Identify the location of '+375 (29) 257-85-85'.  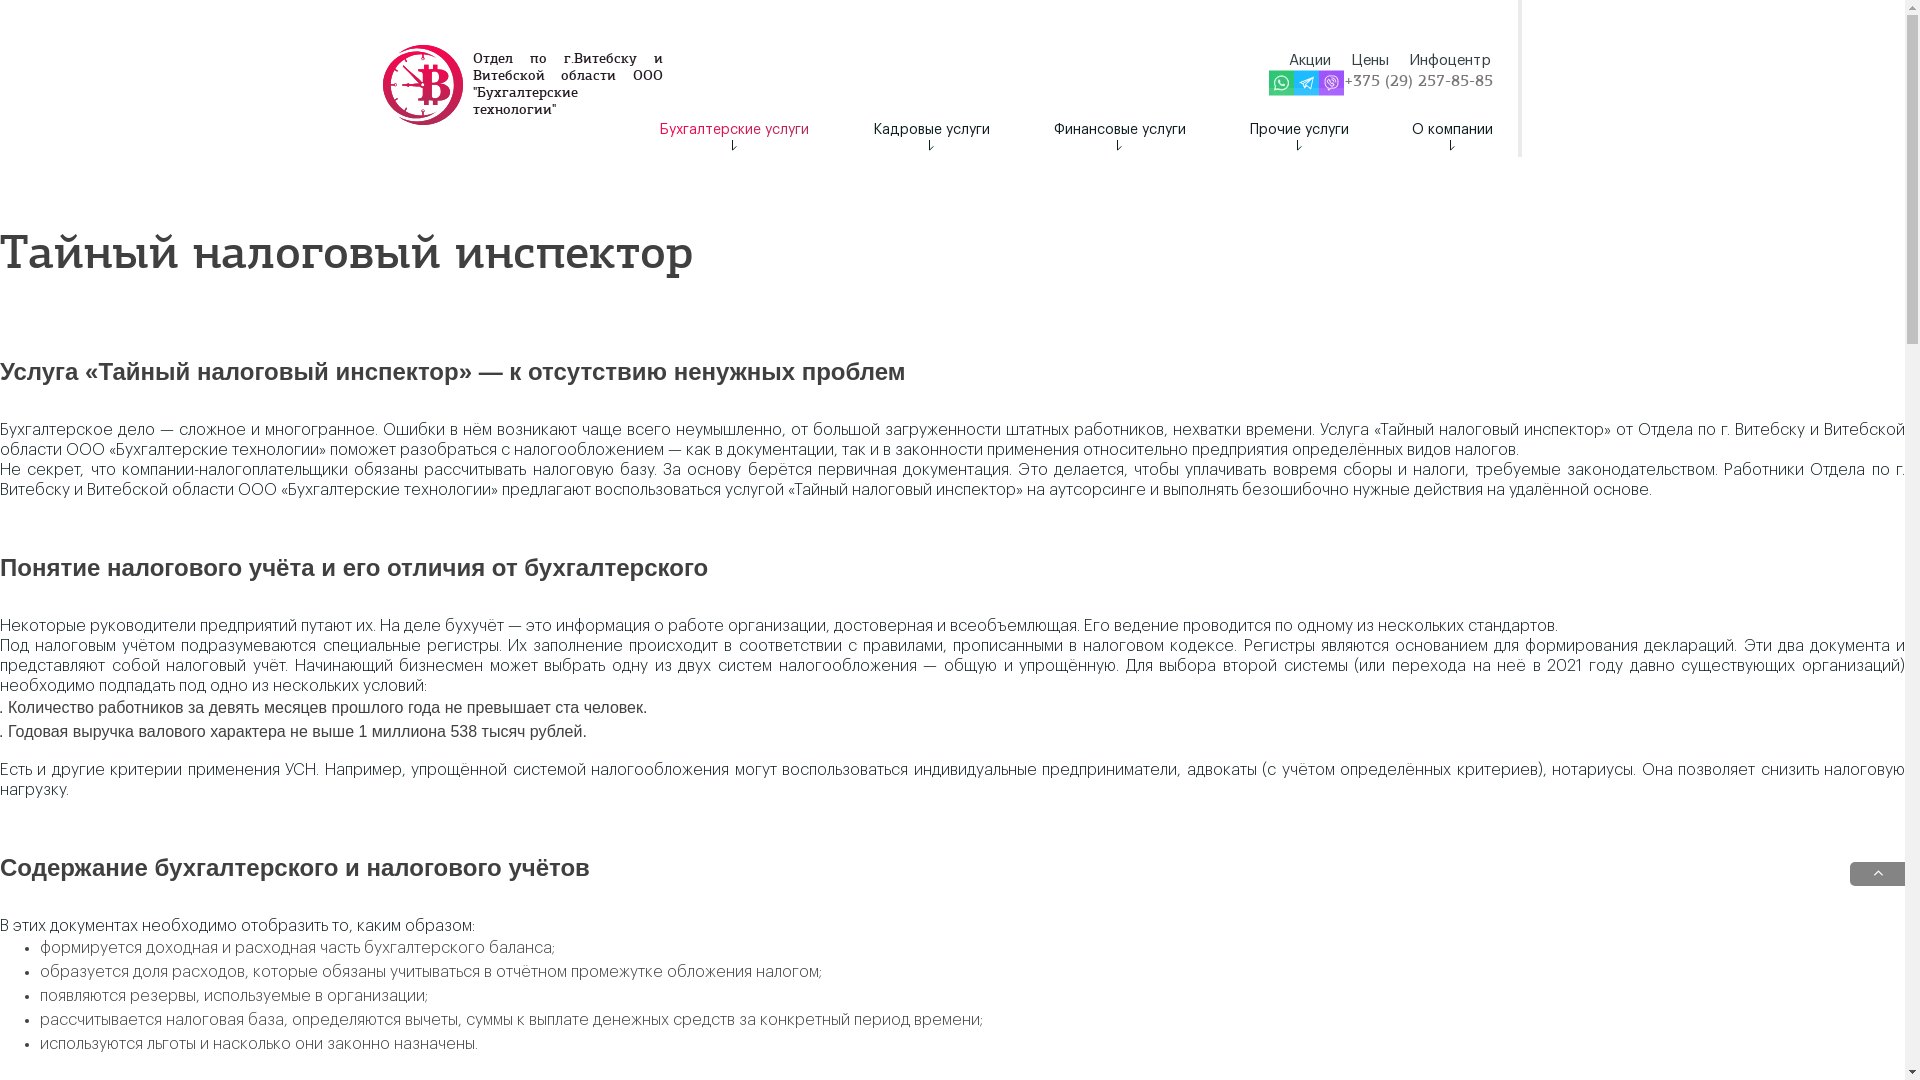
(1417, 82).